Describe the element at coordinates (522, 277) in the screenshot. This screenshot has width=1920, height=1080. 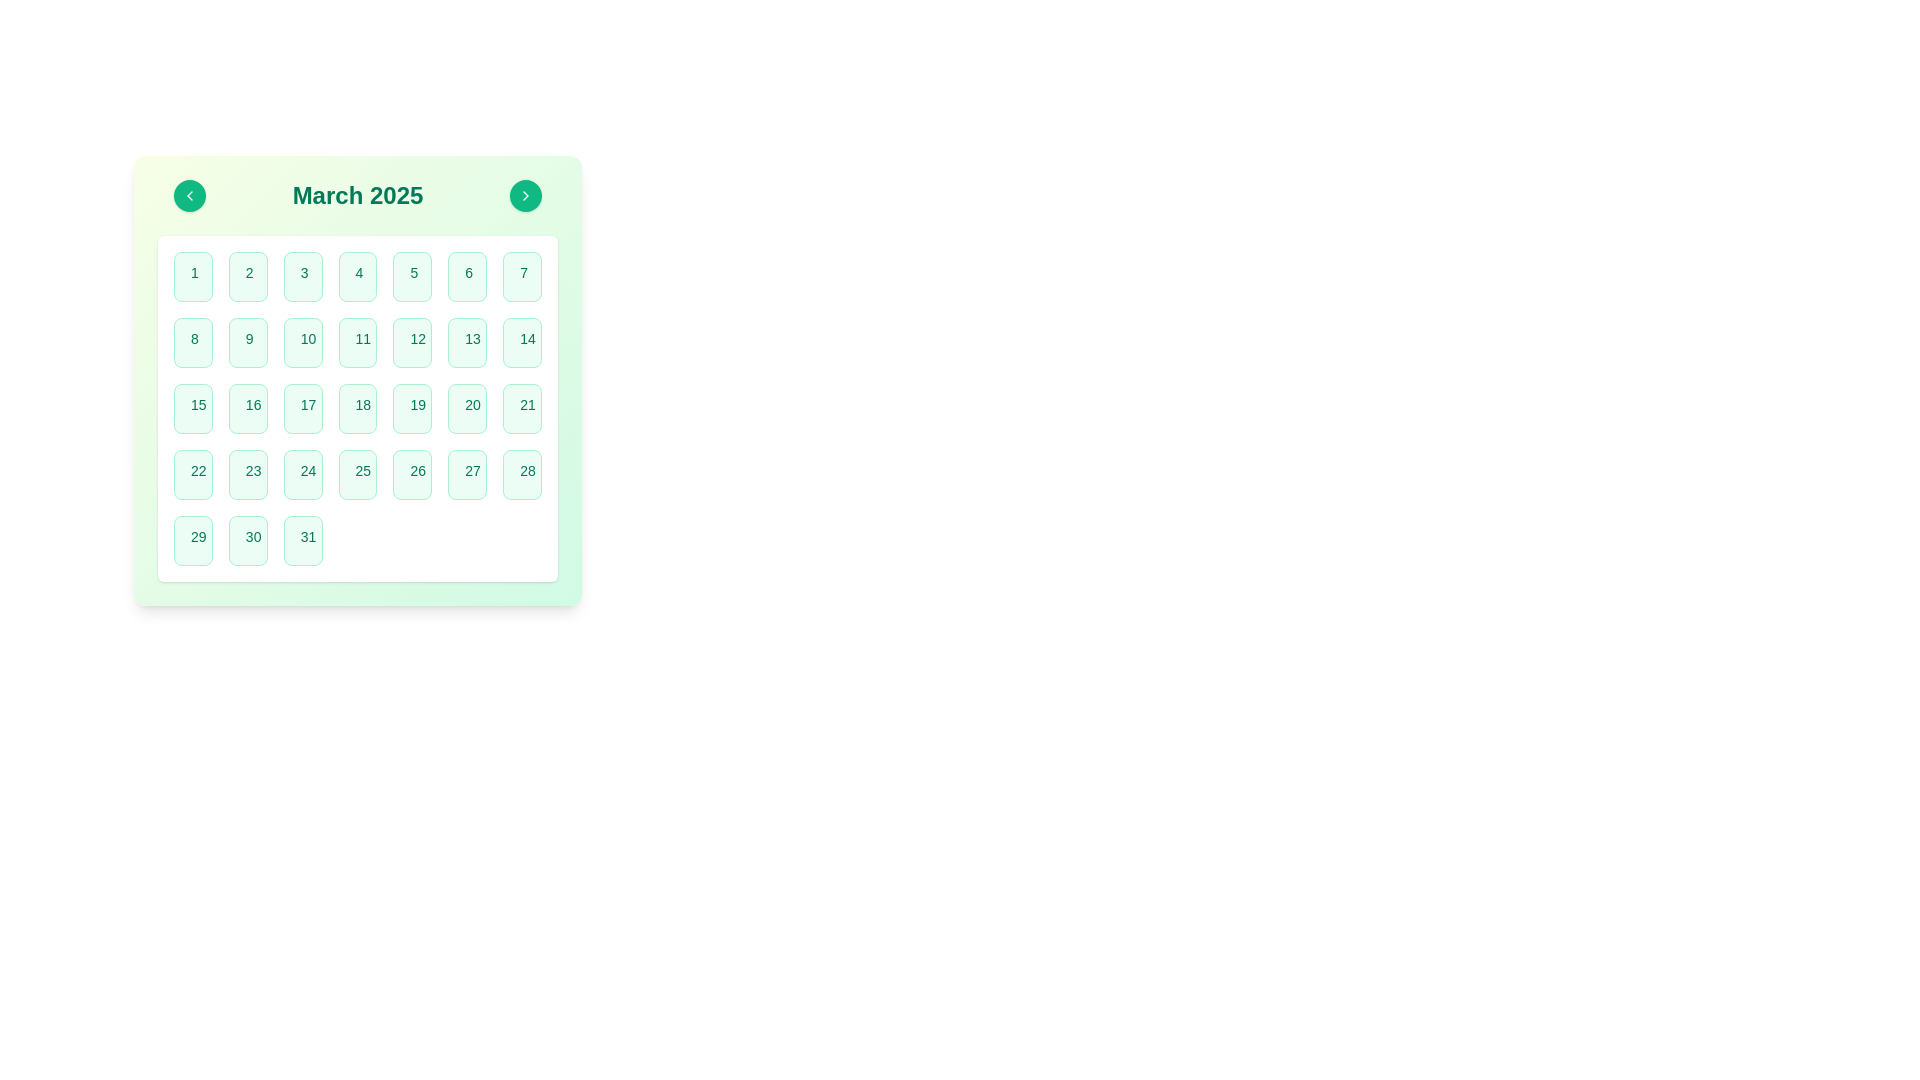
I see `the Calendar Day Cell representing the seventh day in the calendar interface` at that location.